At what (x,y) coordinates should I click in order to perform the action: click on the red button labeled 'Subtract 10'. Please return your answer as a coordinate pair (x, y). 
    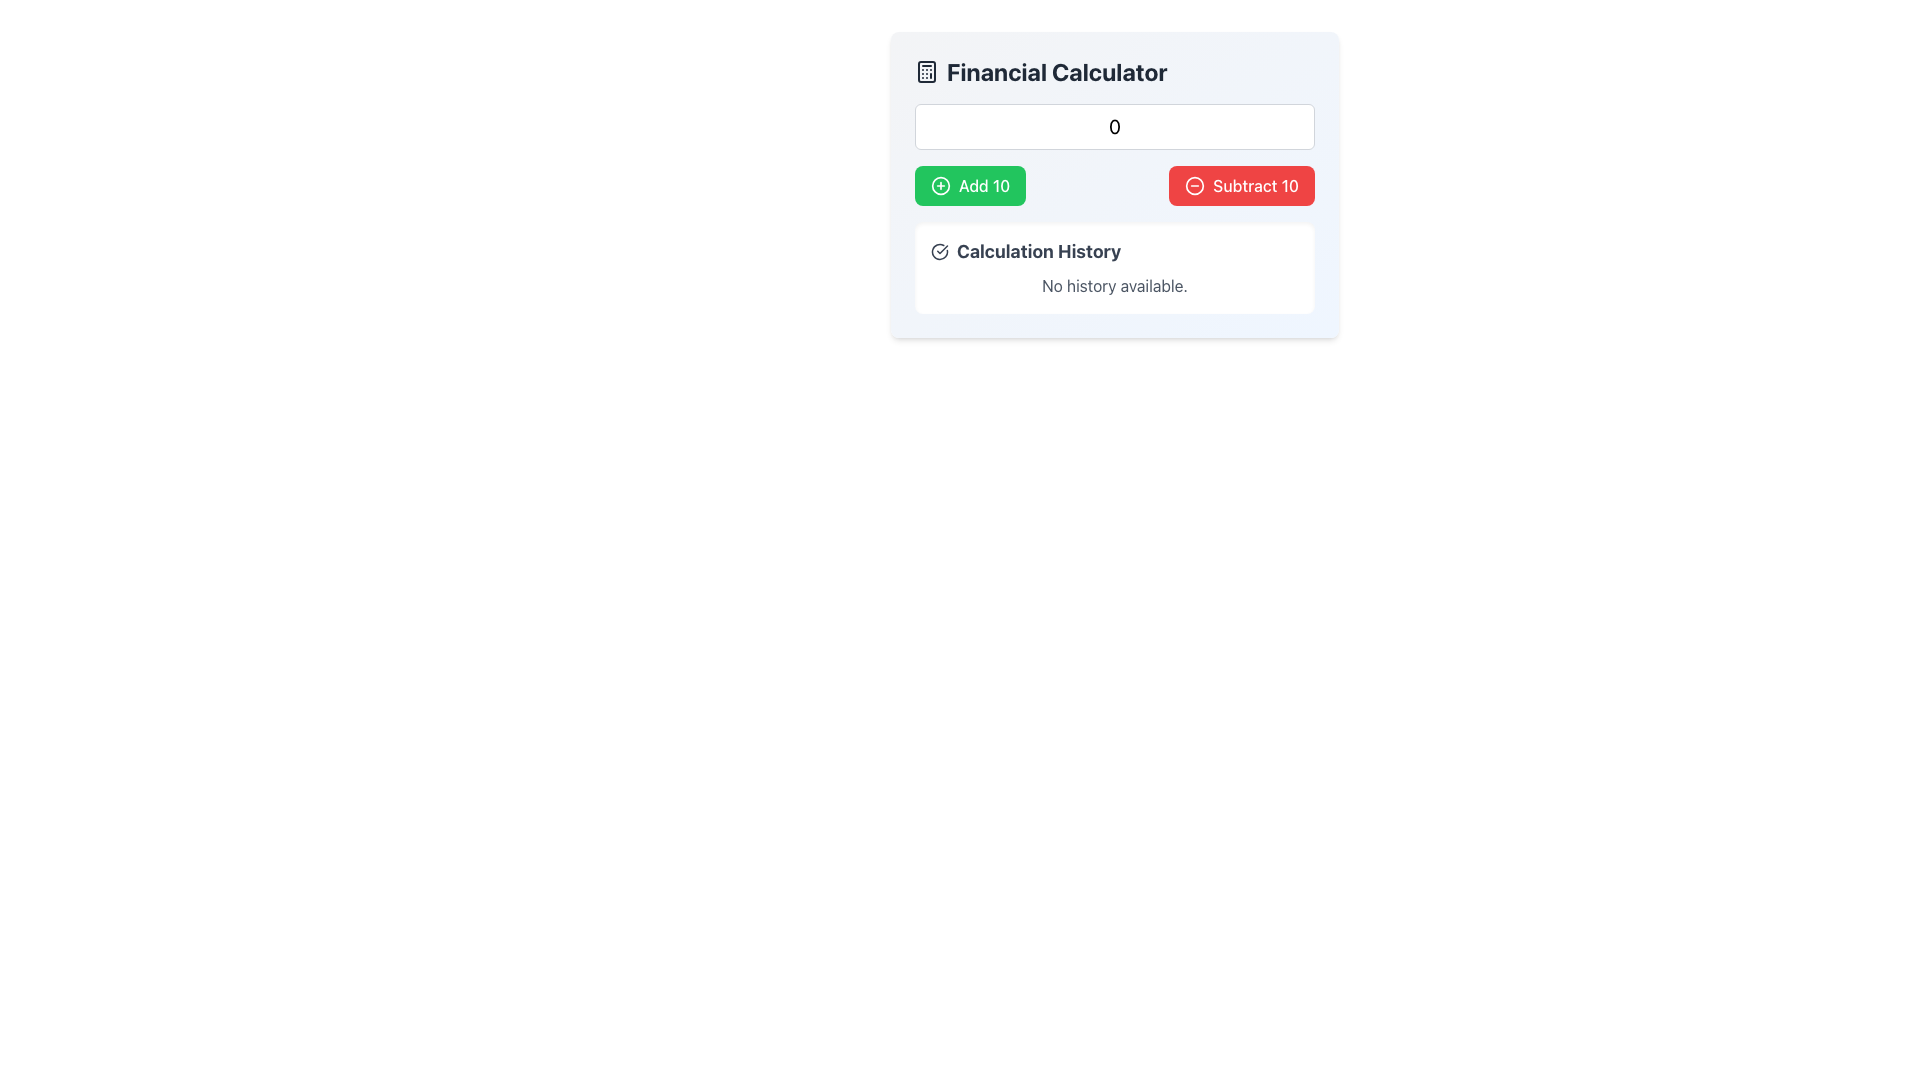
    Looking at the image, I should click on (1241, 185).